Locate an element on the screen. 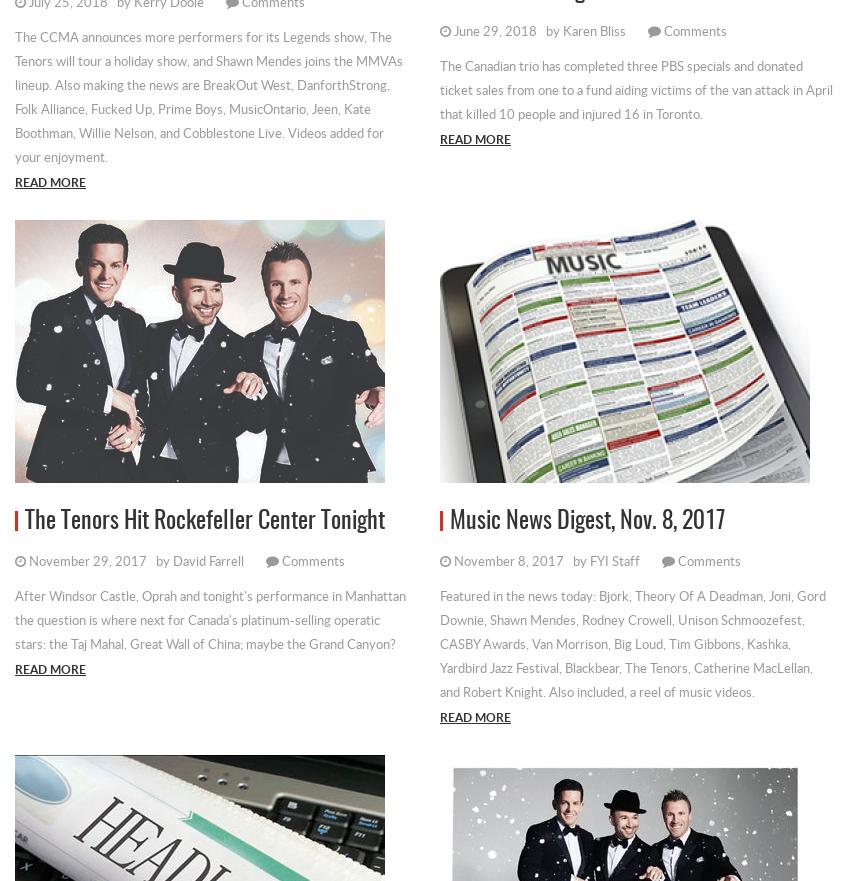 The height and width of the screenshot is (881, 850). 'FYI Staff' is located at coordinates (589, 558).